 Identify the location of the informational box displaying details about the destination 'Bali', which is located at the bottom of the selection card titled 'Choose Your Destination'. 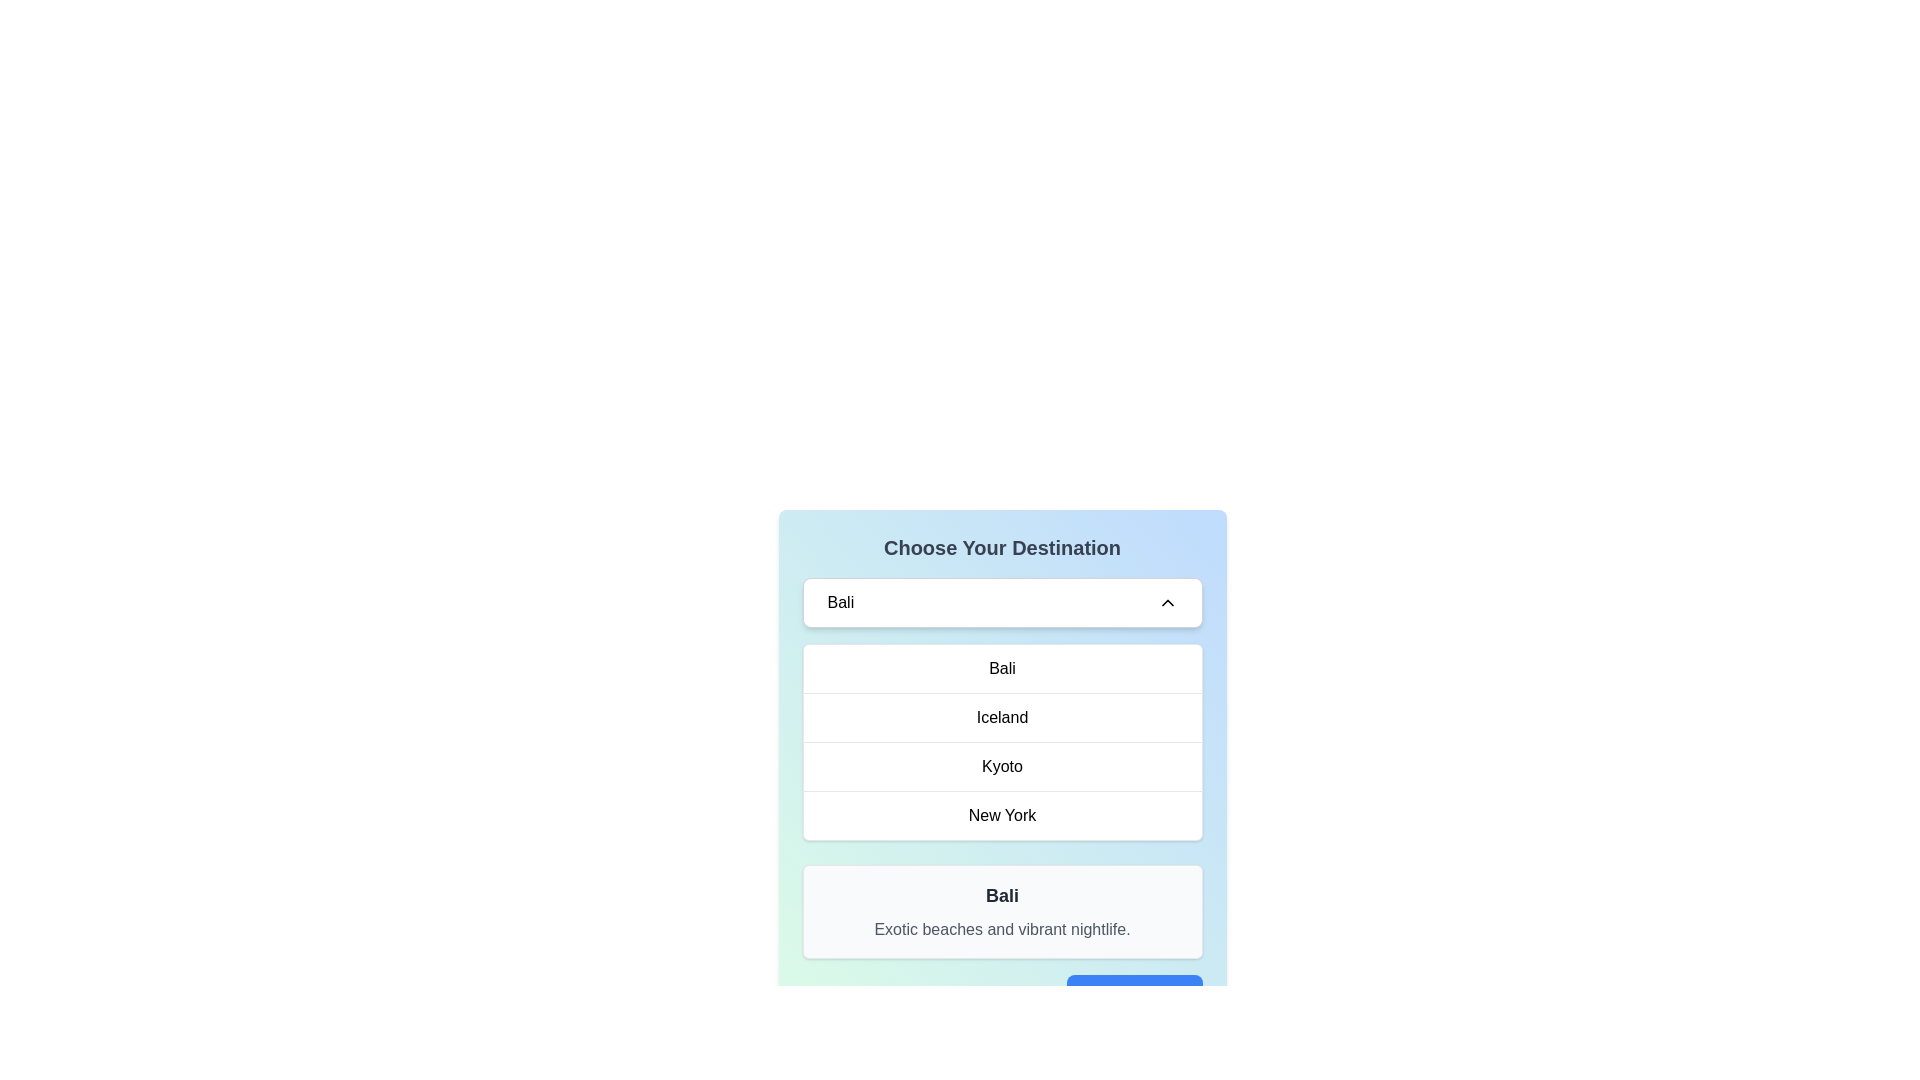
(1002, 911).